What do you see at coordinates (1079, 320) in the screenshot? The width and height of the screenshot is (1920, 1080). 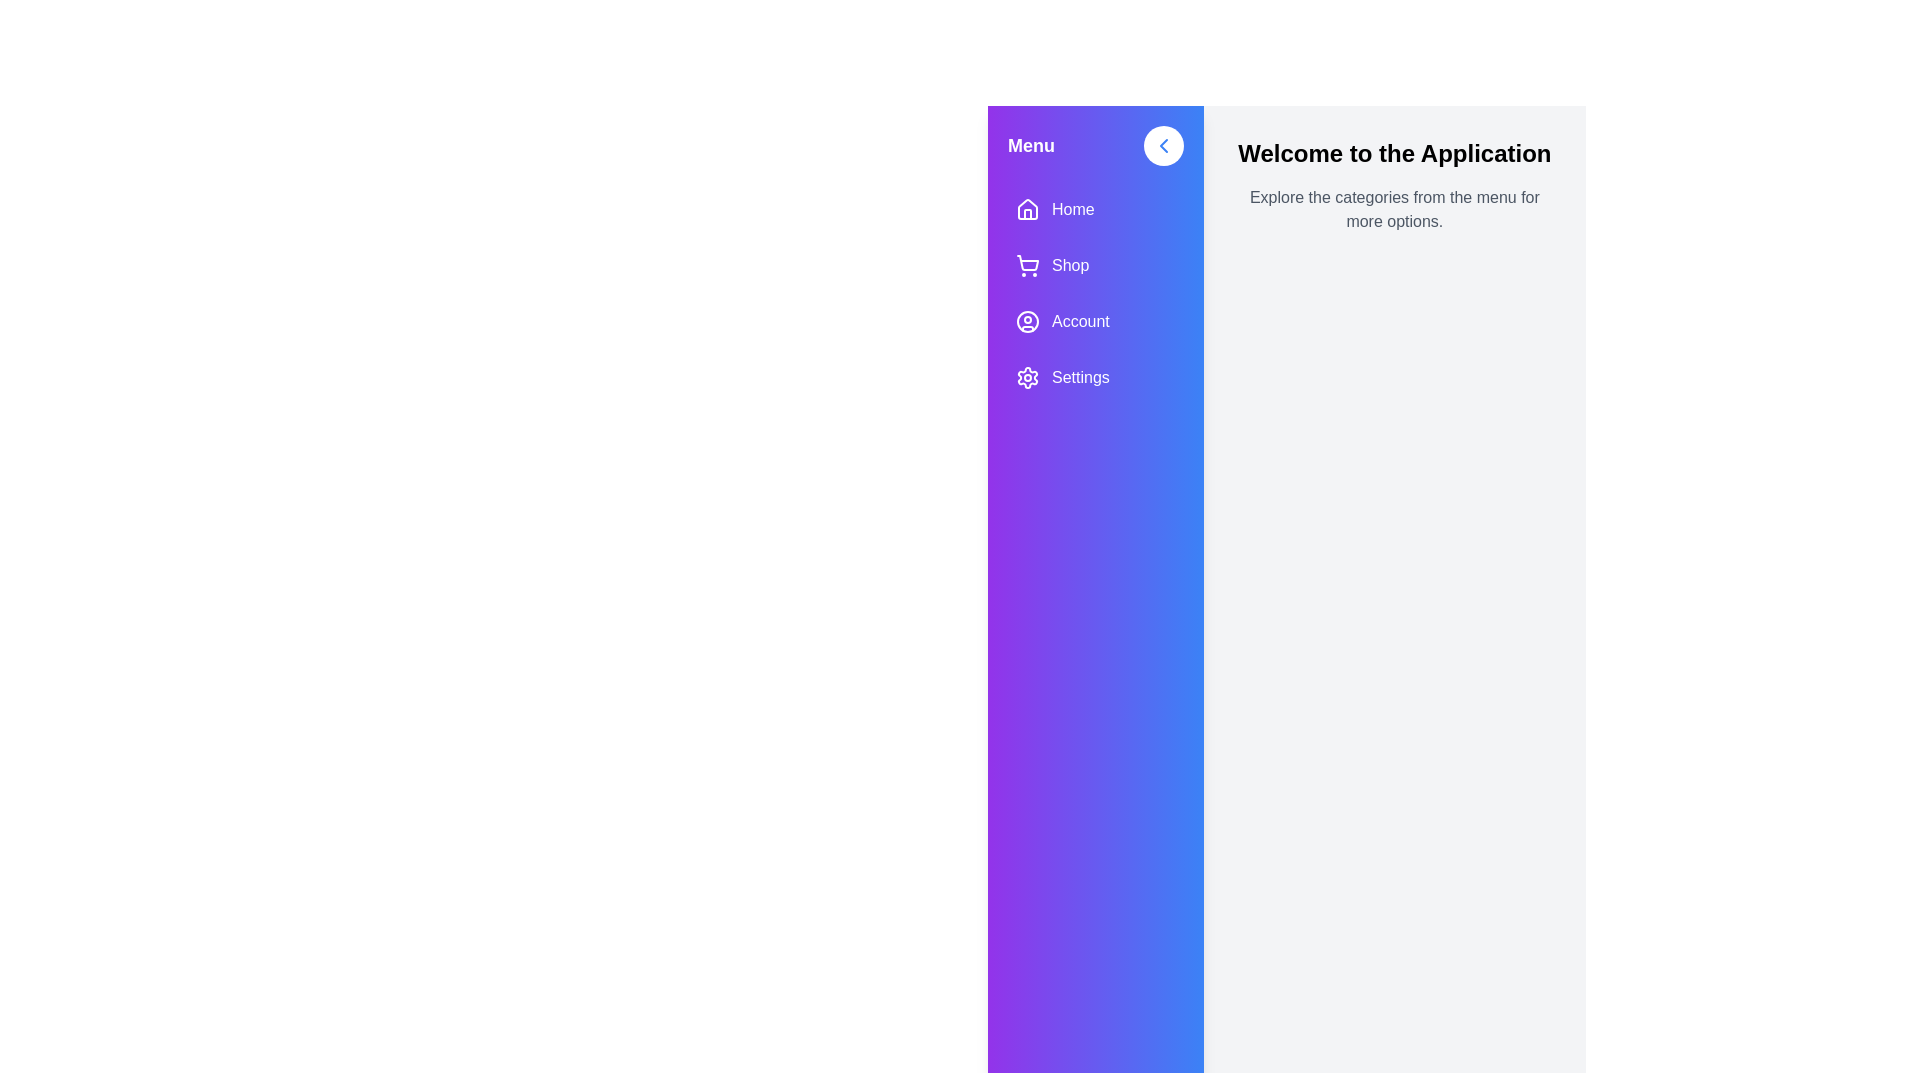 I see `text label displaying 'Account' in the vertical navigation bar on the left side of the interface` at bounding box center [1079, 320].